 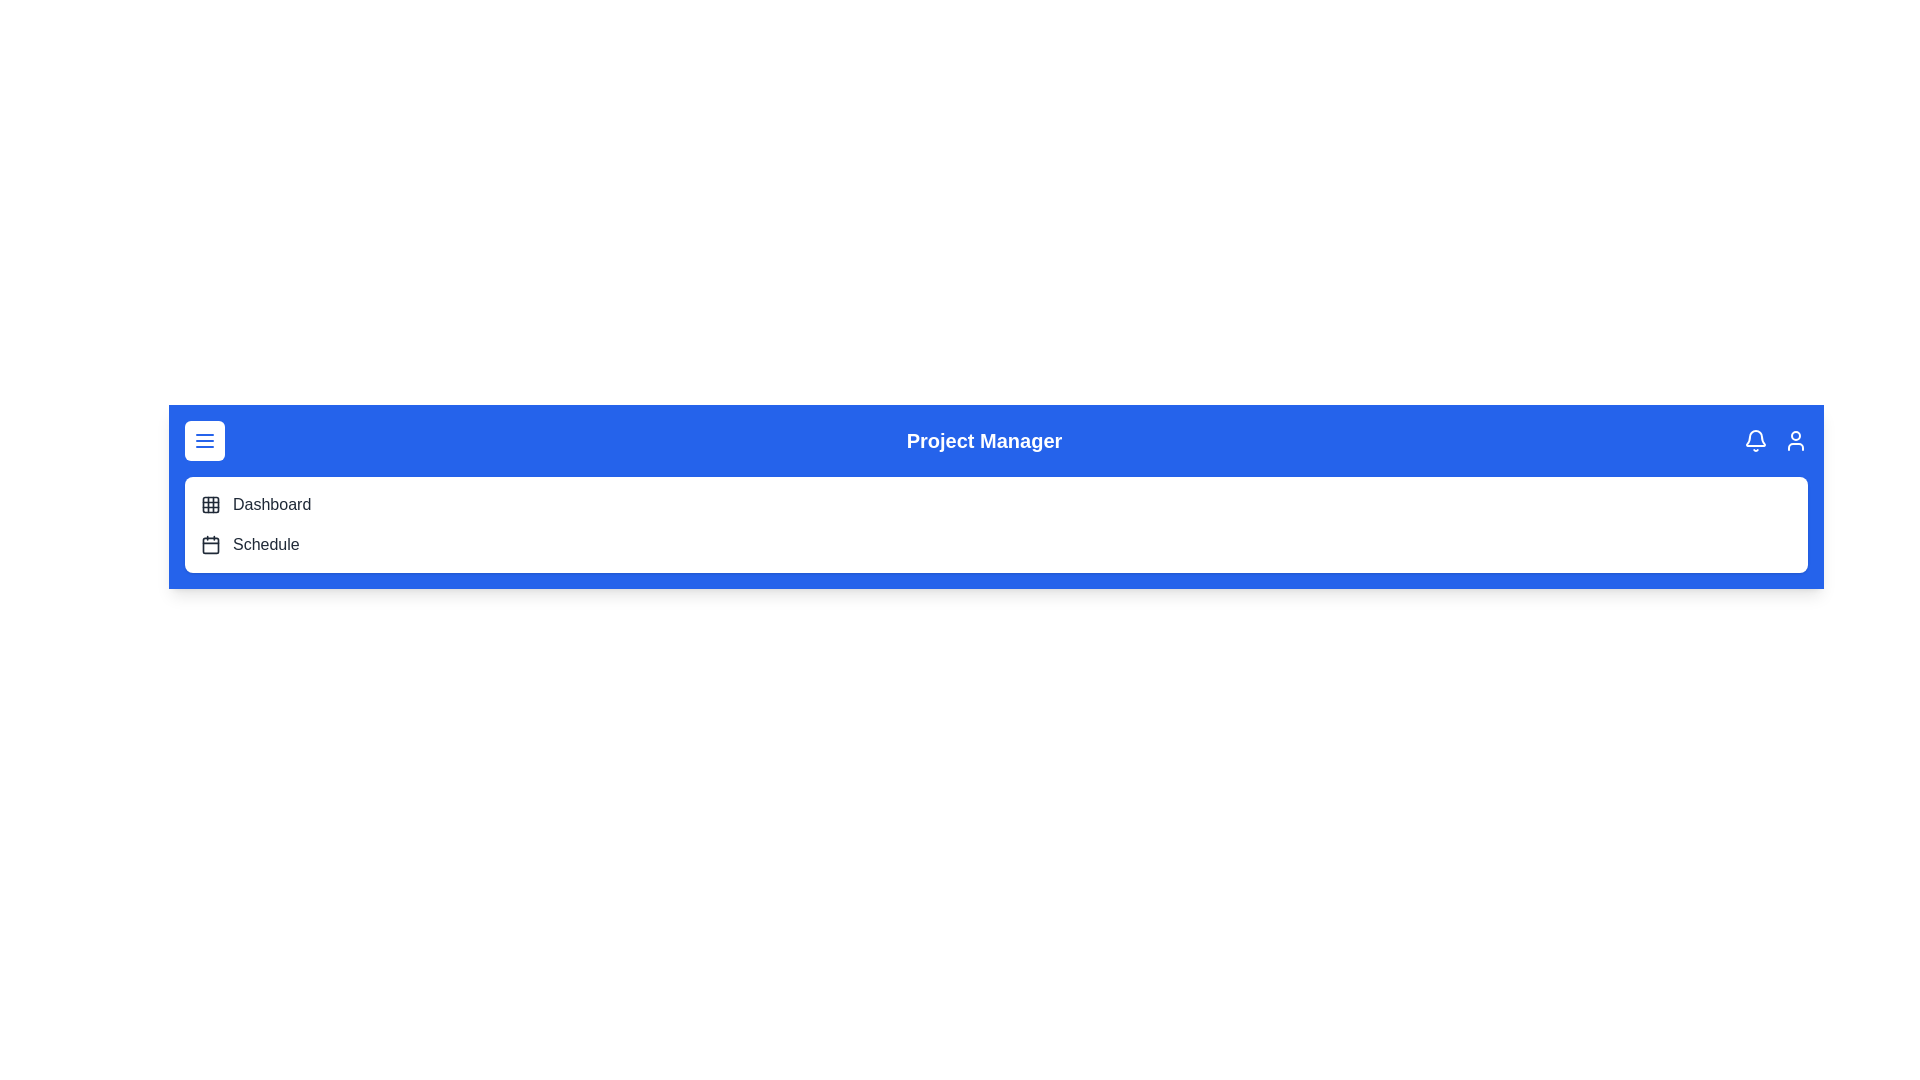 I want to click on the 'Schedule' menu item, so click(x=264, y=544).